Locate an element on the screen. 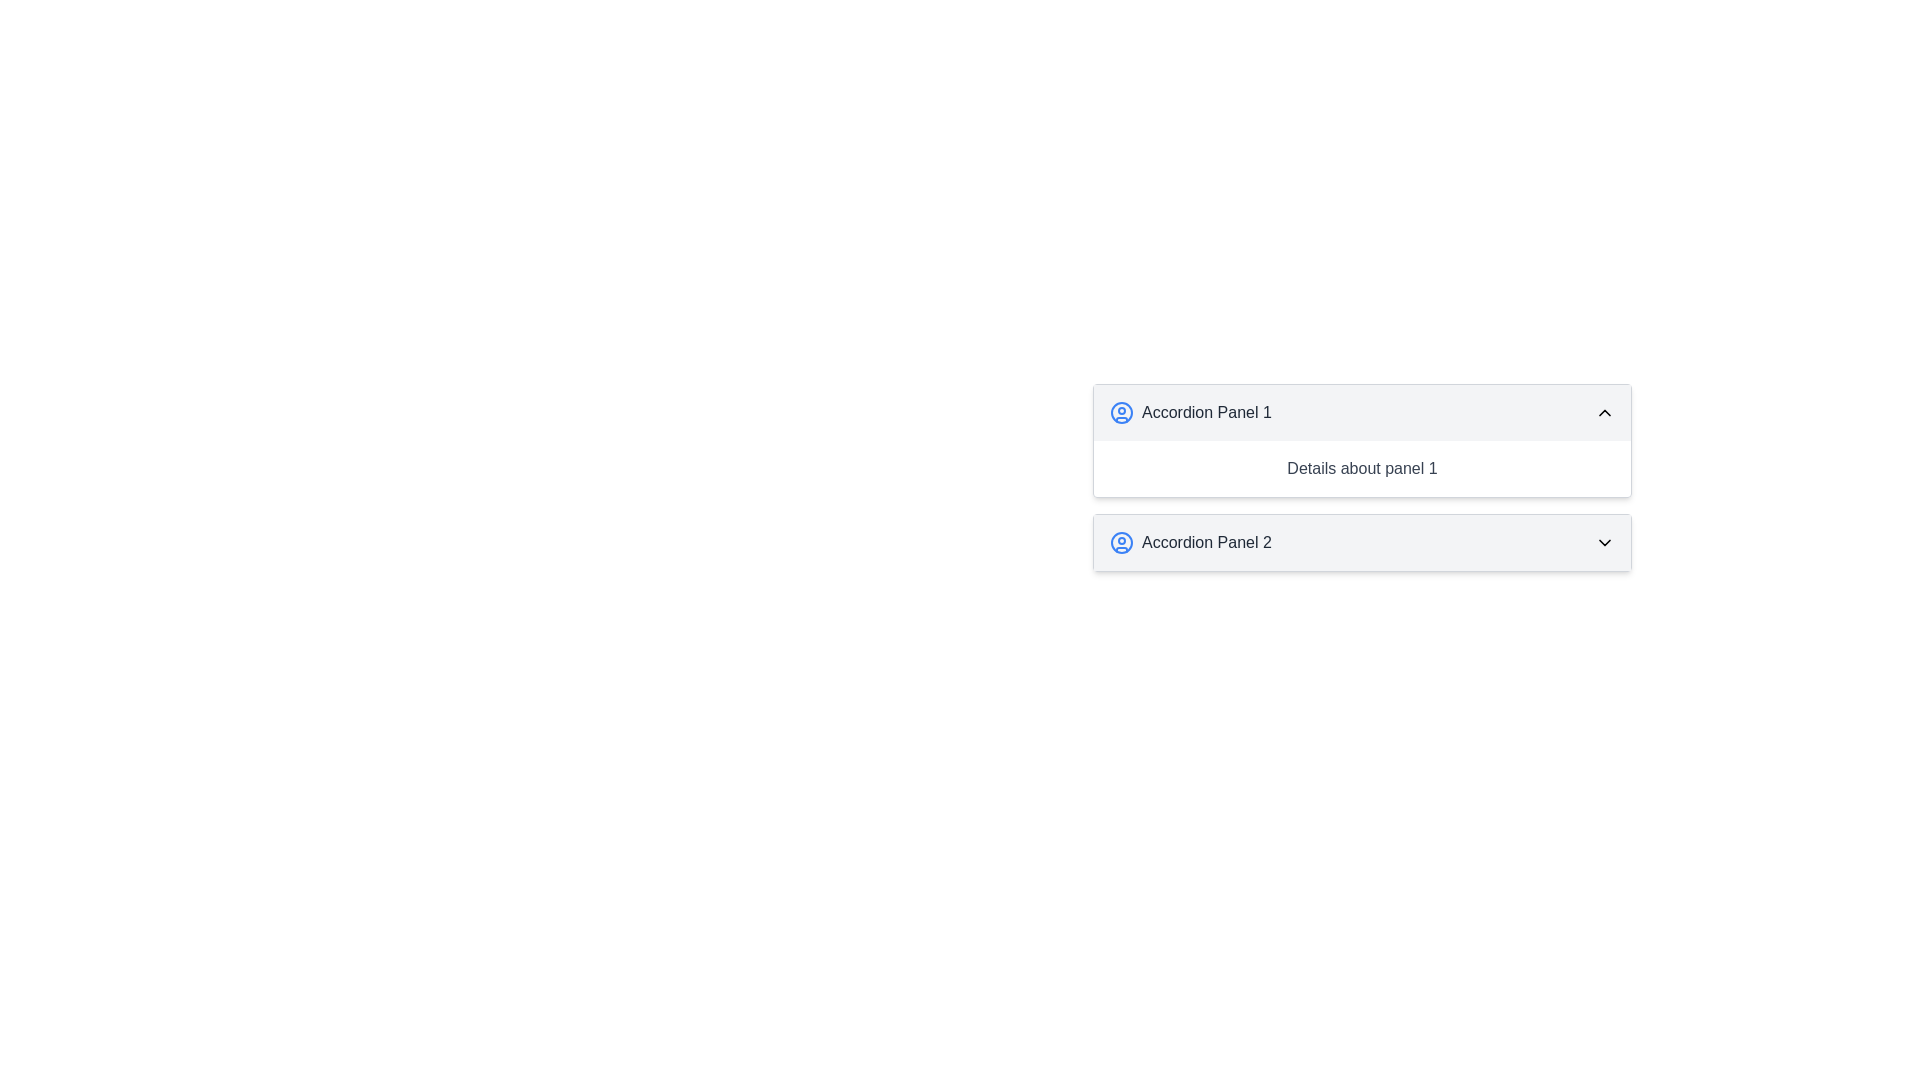 This screenshot has width=1920, height=1080. the text label 'Accordion Panel 2' is located at coordinates (1190, 543).